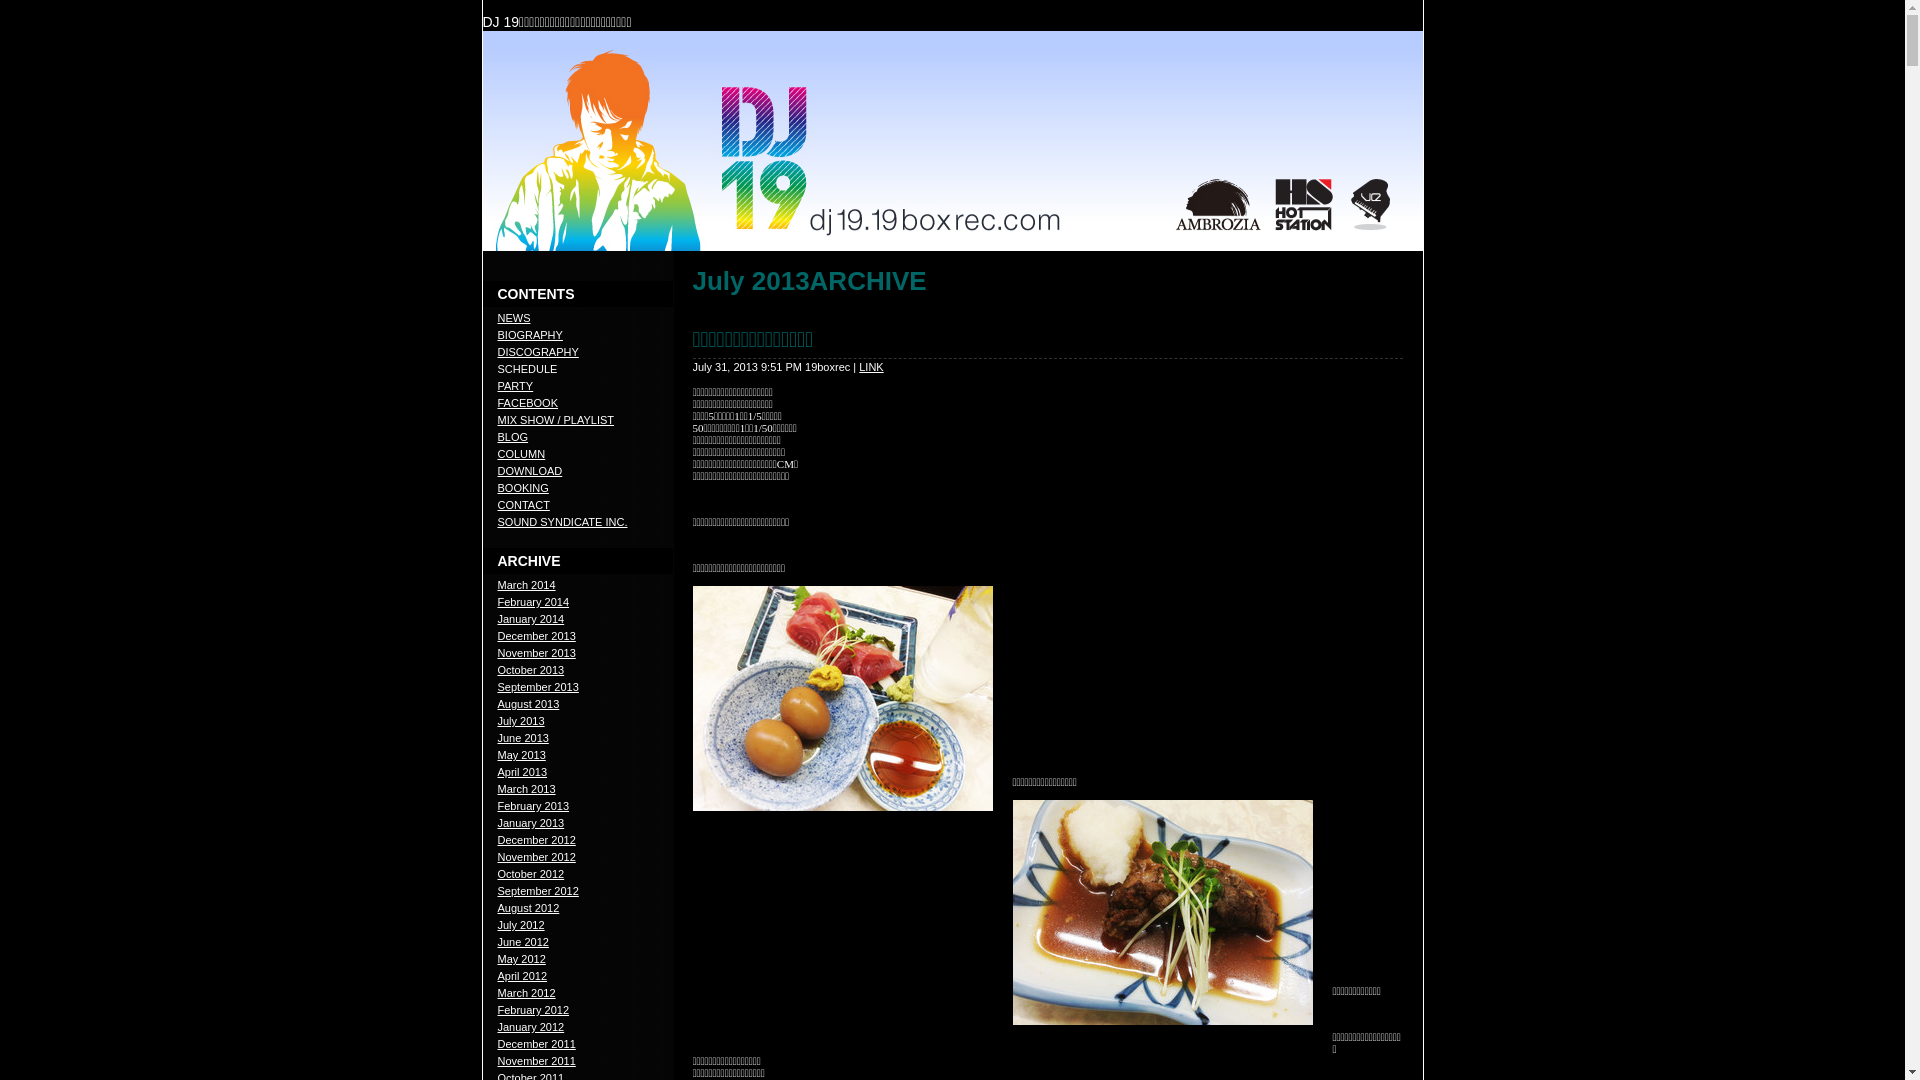 The width and height of the screenshot is (1920, 1080). I want to click on 'March 2012', so click(527, 992).